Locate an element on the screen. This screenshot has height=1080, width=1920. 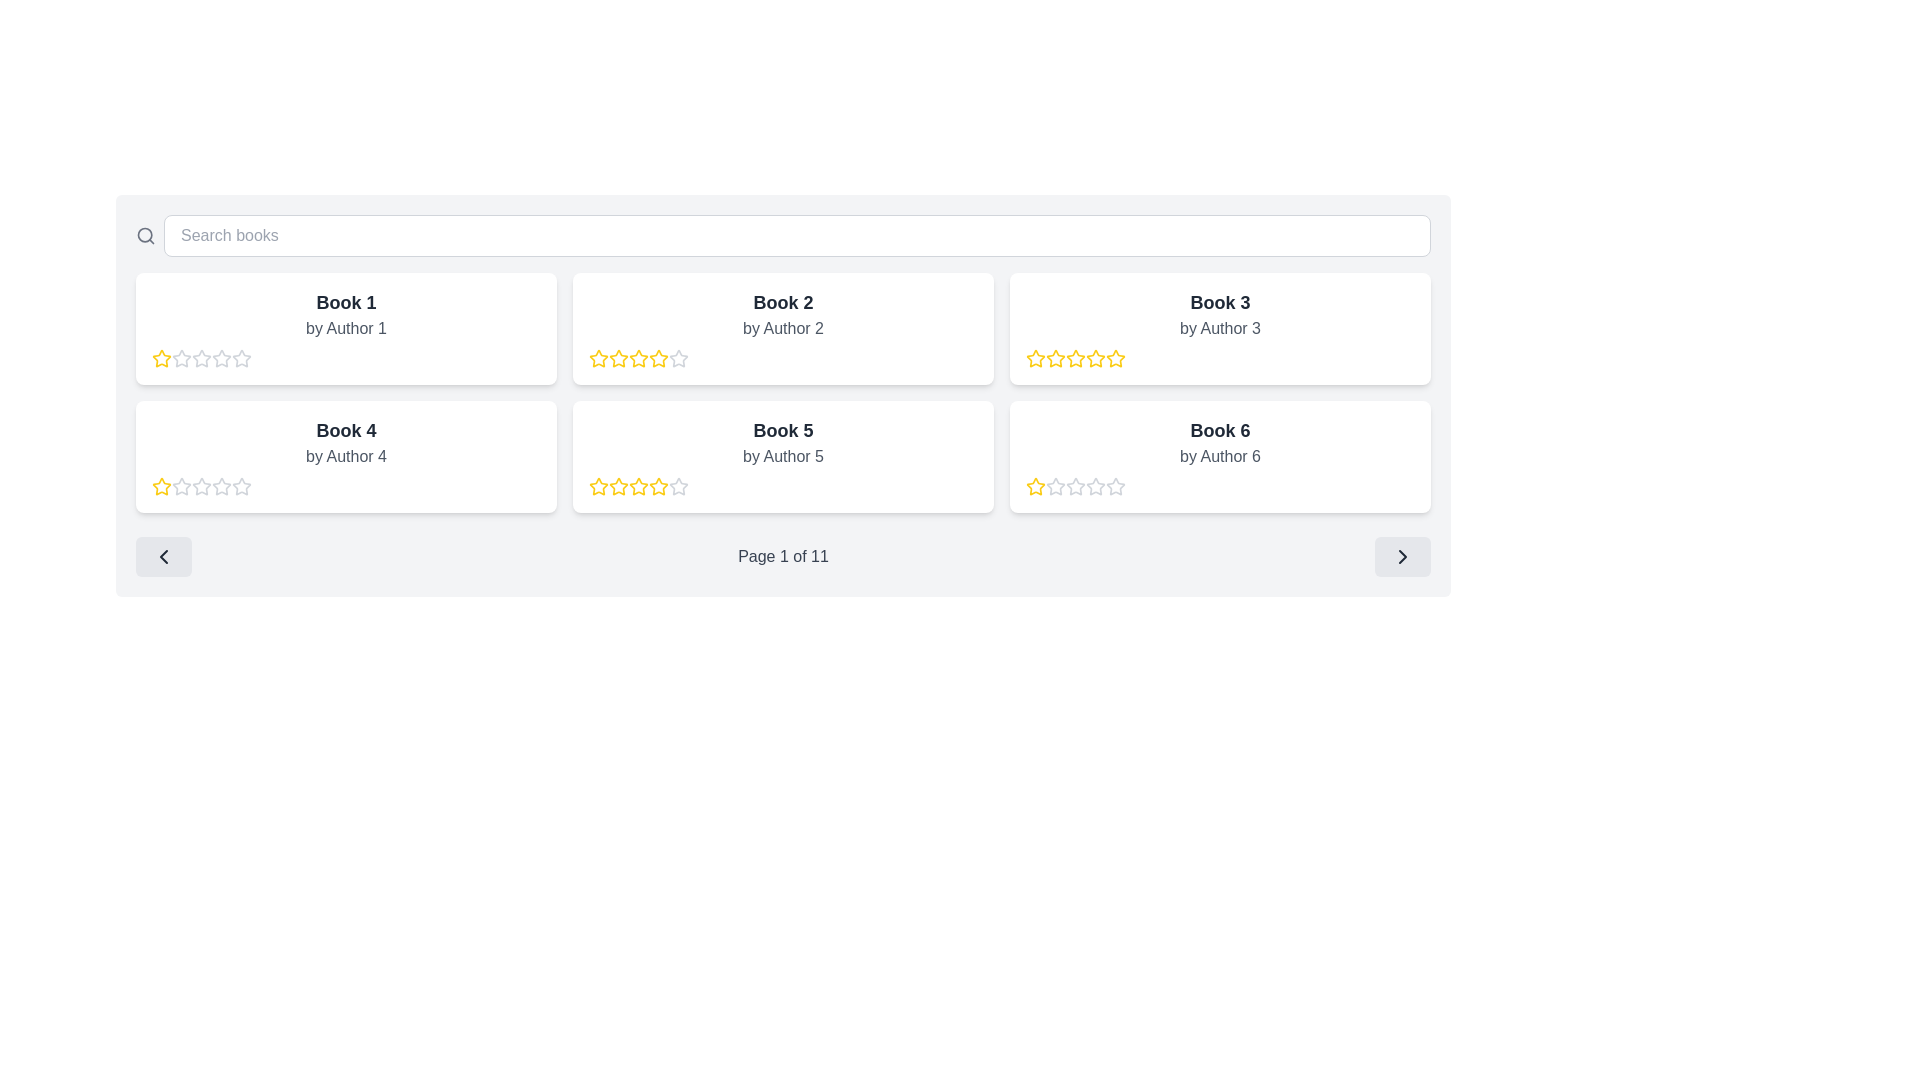
the first star icon in the rating component under the 'Book 6' card is located at coordinates (1054, 486).